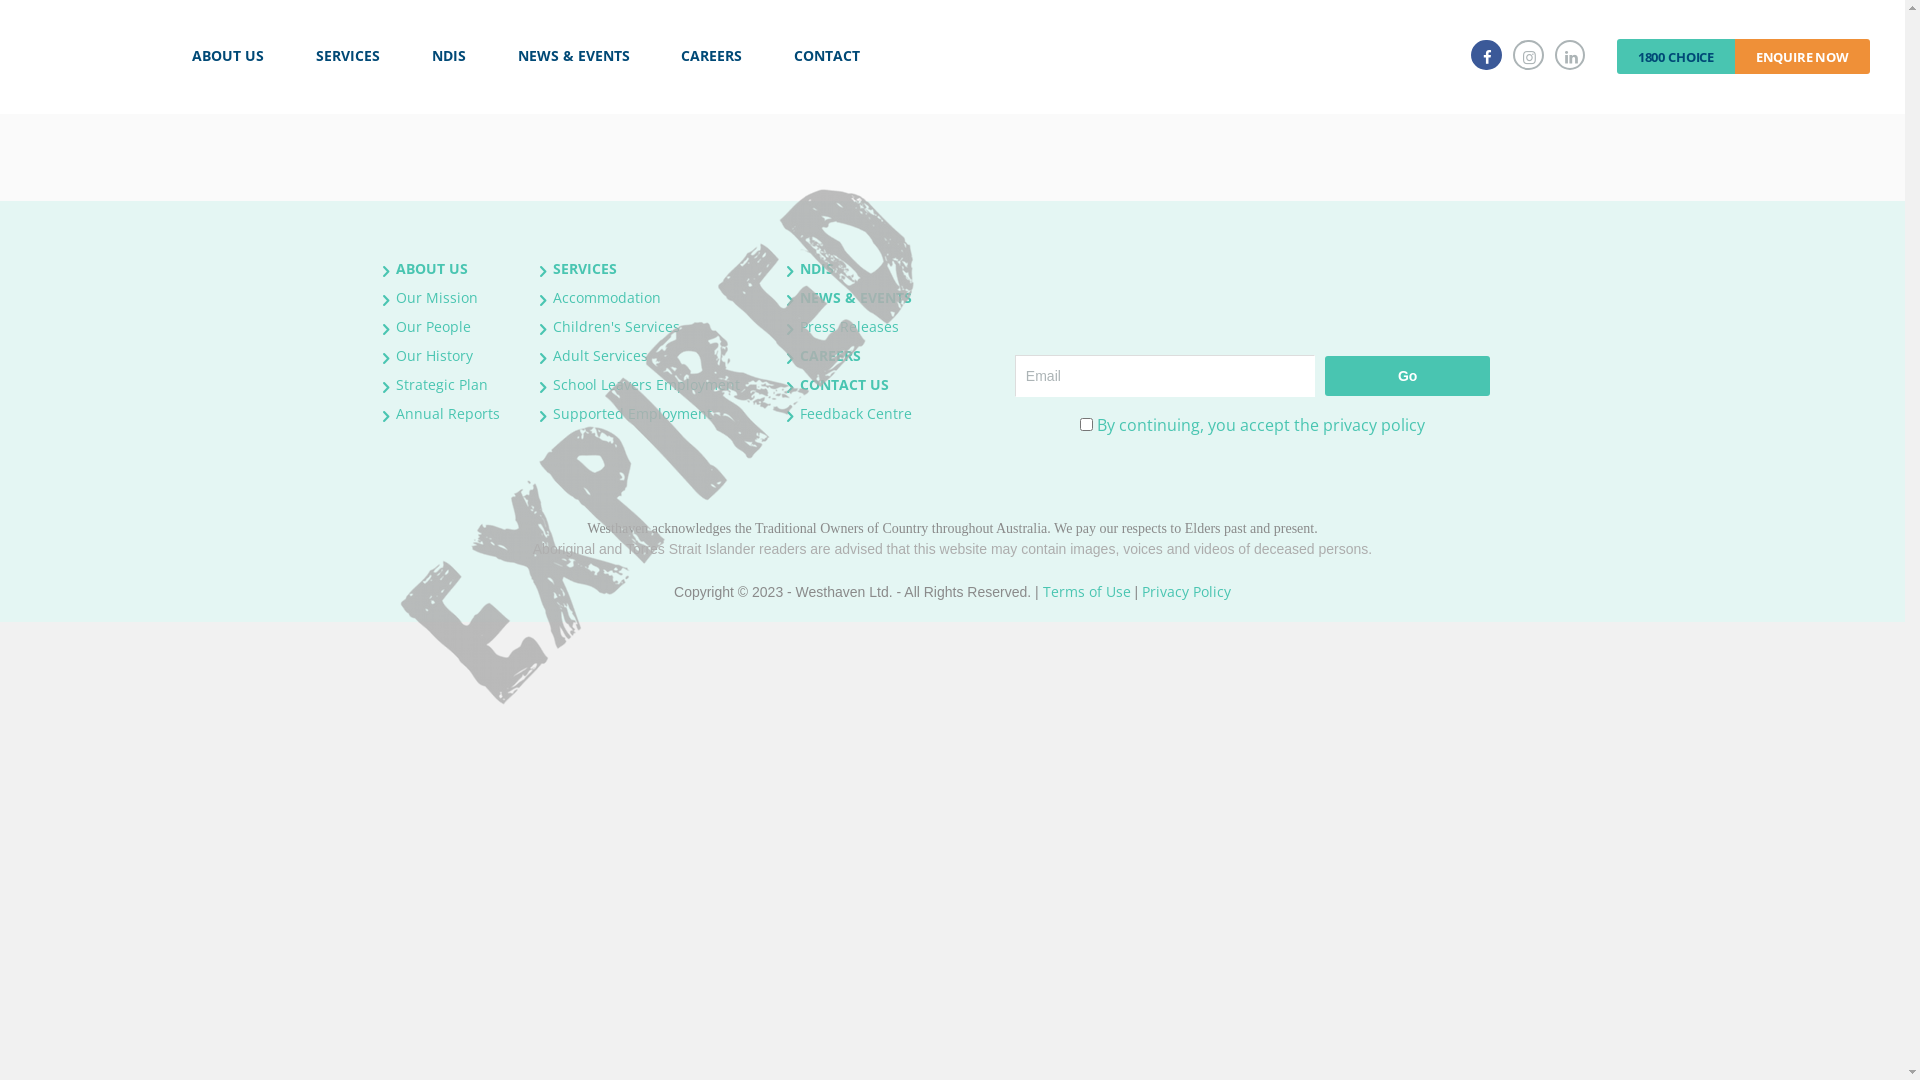 The width and height of the screenshot is (1920, 1080). What do you see at coordinates (646, 384) in the screenshot?
I see `'School Leavers Employment'` at bounding box center [646, 384].